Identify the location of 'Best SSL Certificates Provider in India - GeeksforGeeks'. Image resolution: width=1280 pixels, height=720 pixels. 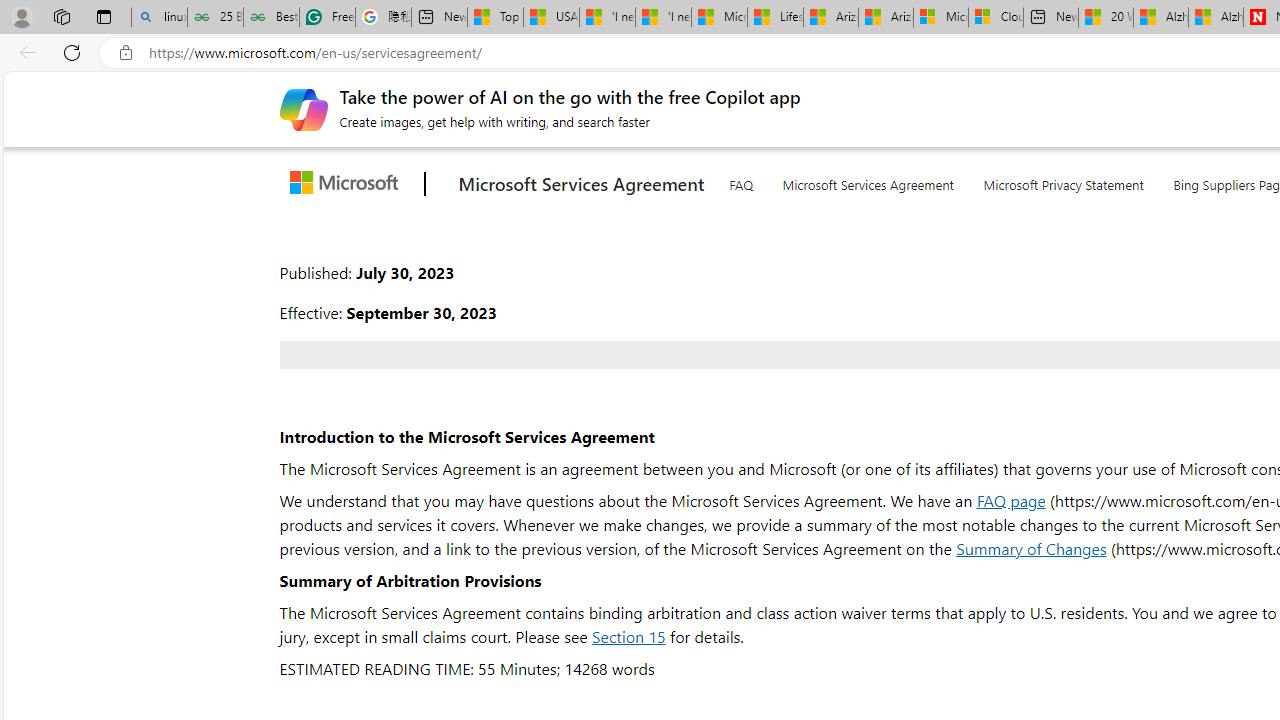
(271, 17).